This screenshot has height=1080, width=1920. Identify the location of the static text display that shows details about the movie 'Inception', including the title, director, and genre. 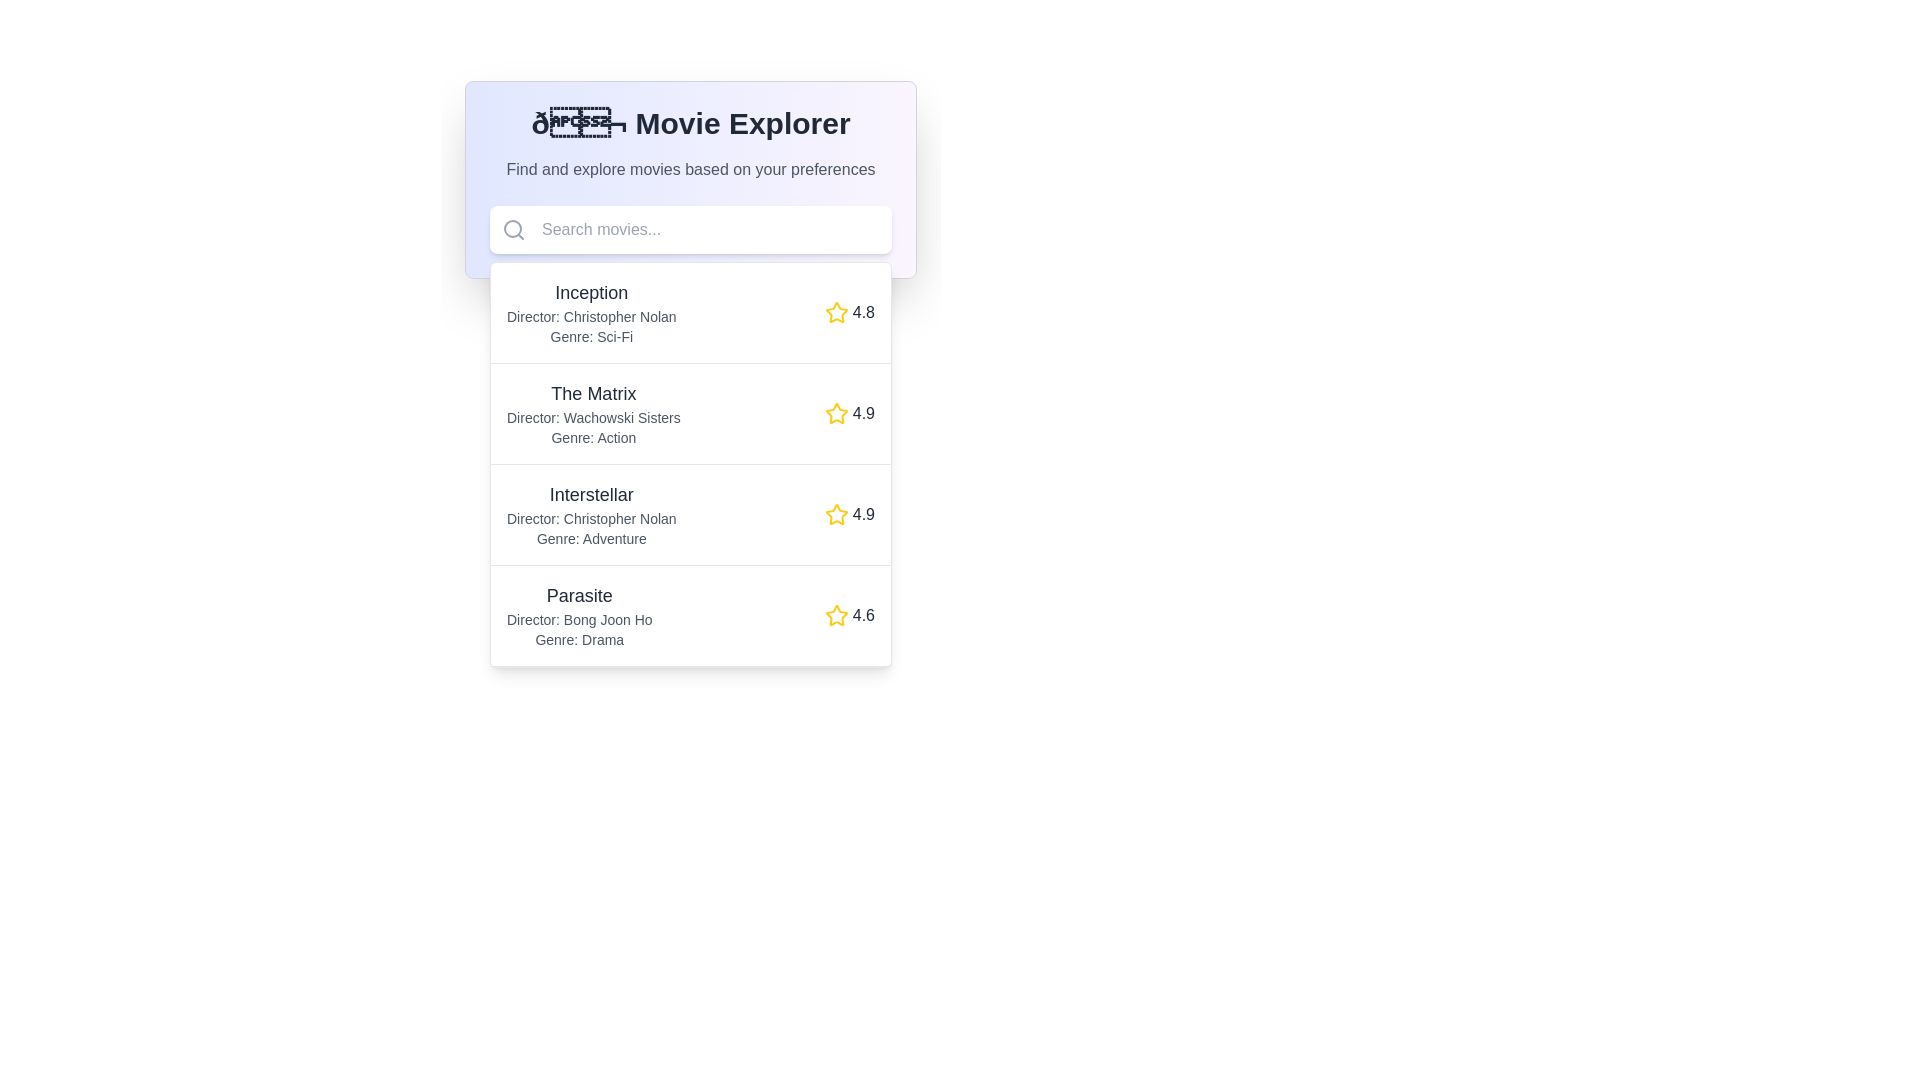
(590, 312).